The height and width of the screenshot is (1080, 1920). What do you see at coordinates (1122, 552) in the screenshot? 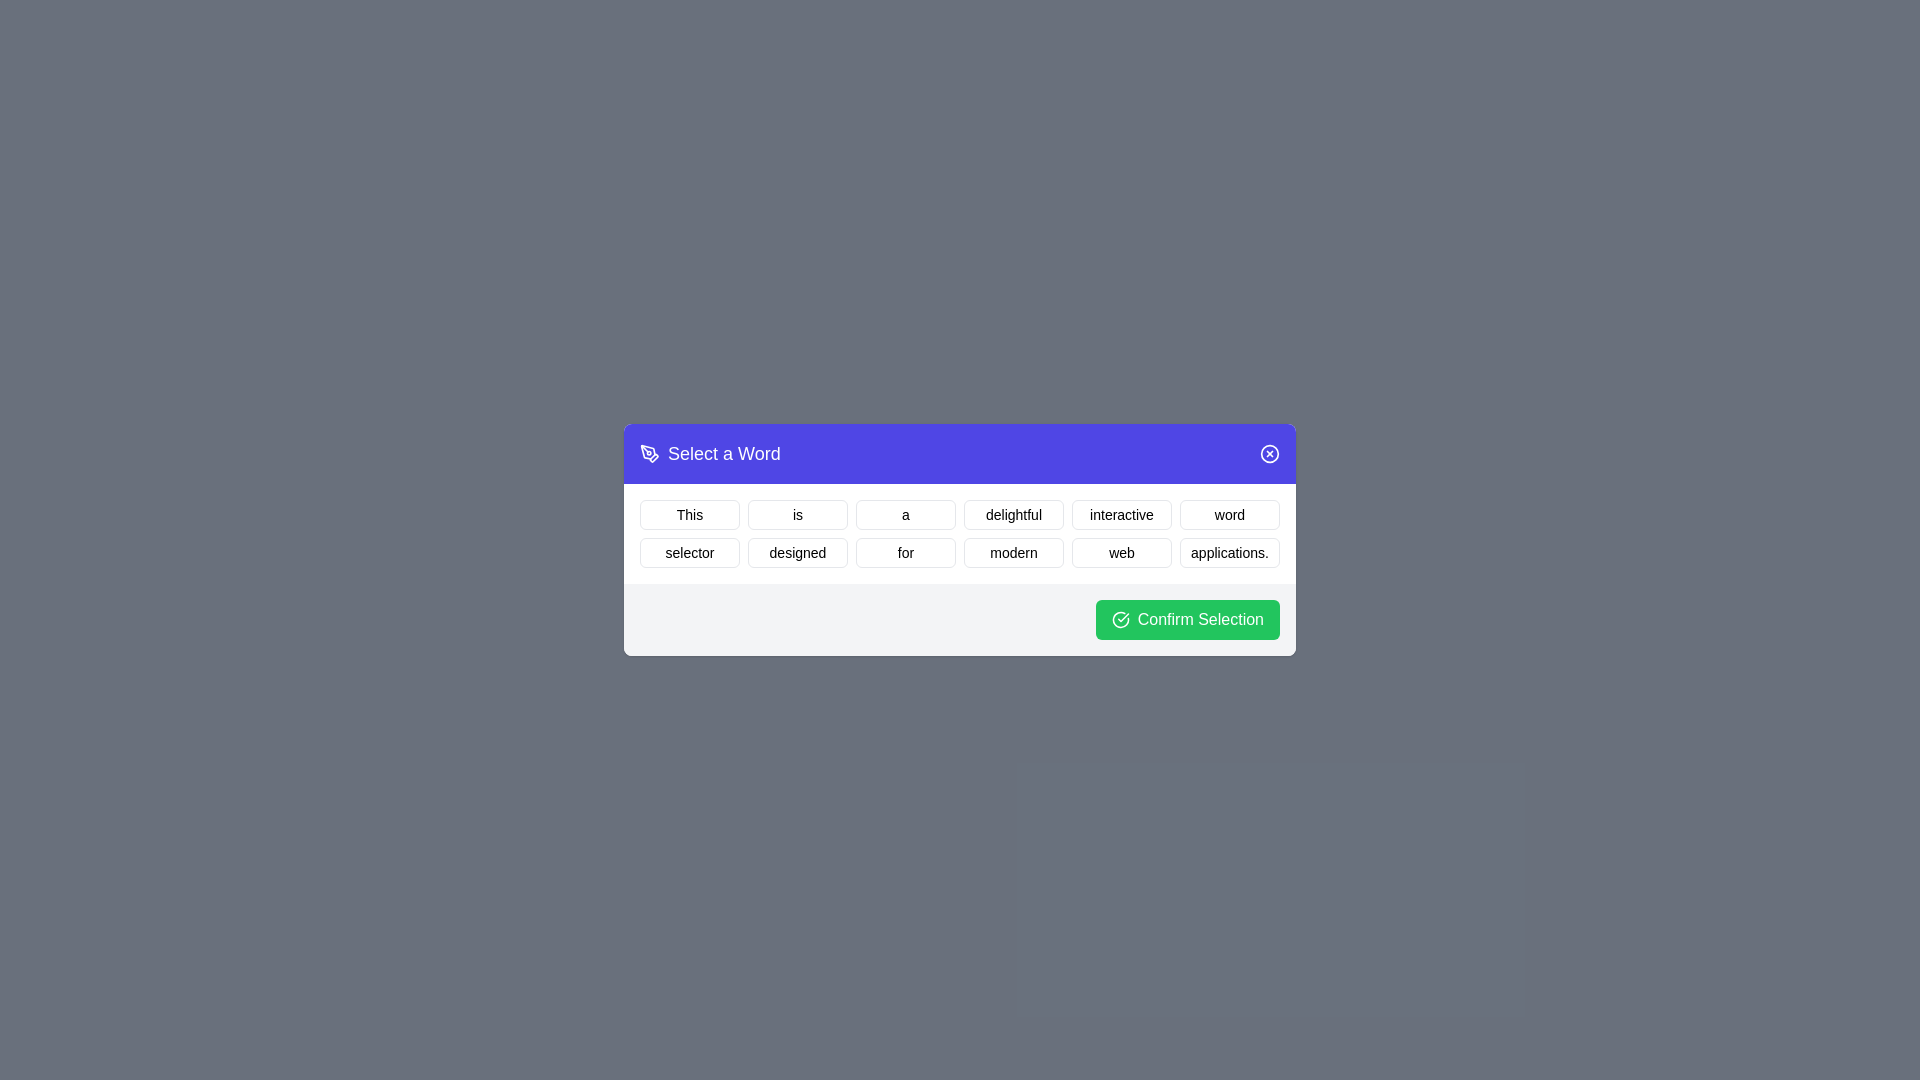
I see `the word web by clicking on it` at bounding box center [1122, 552].